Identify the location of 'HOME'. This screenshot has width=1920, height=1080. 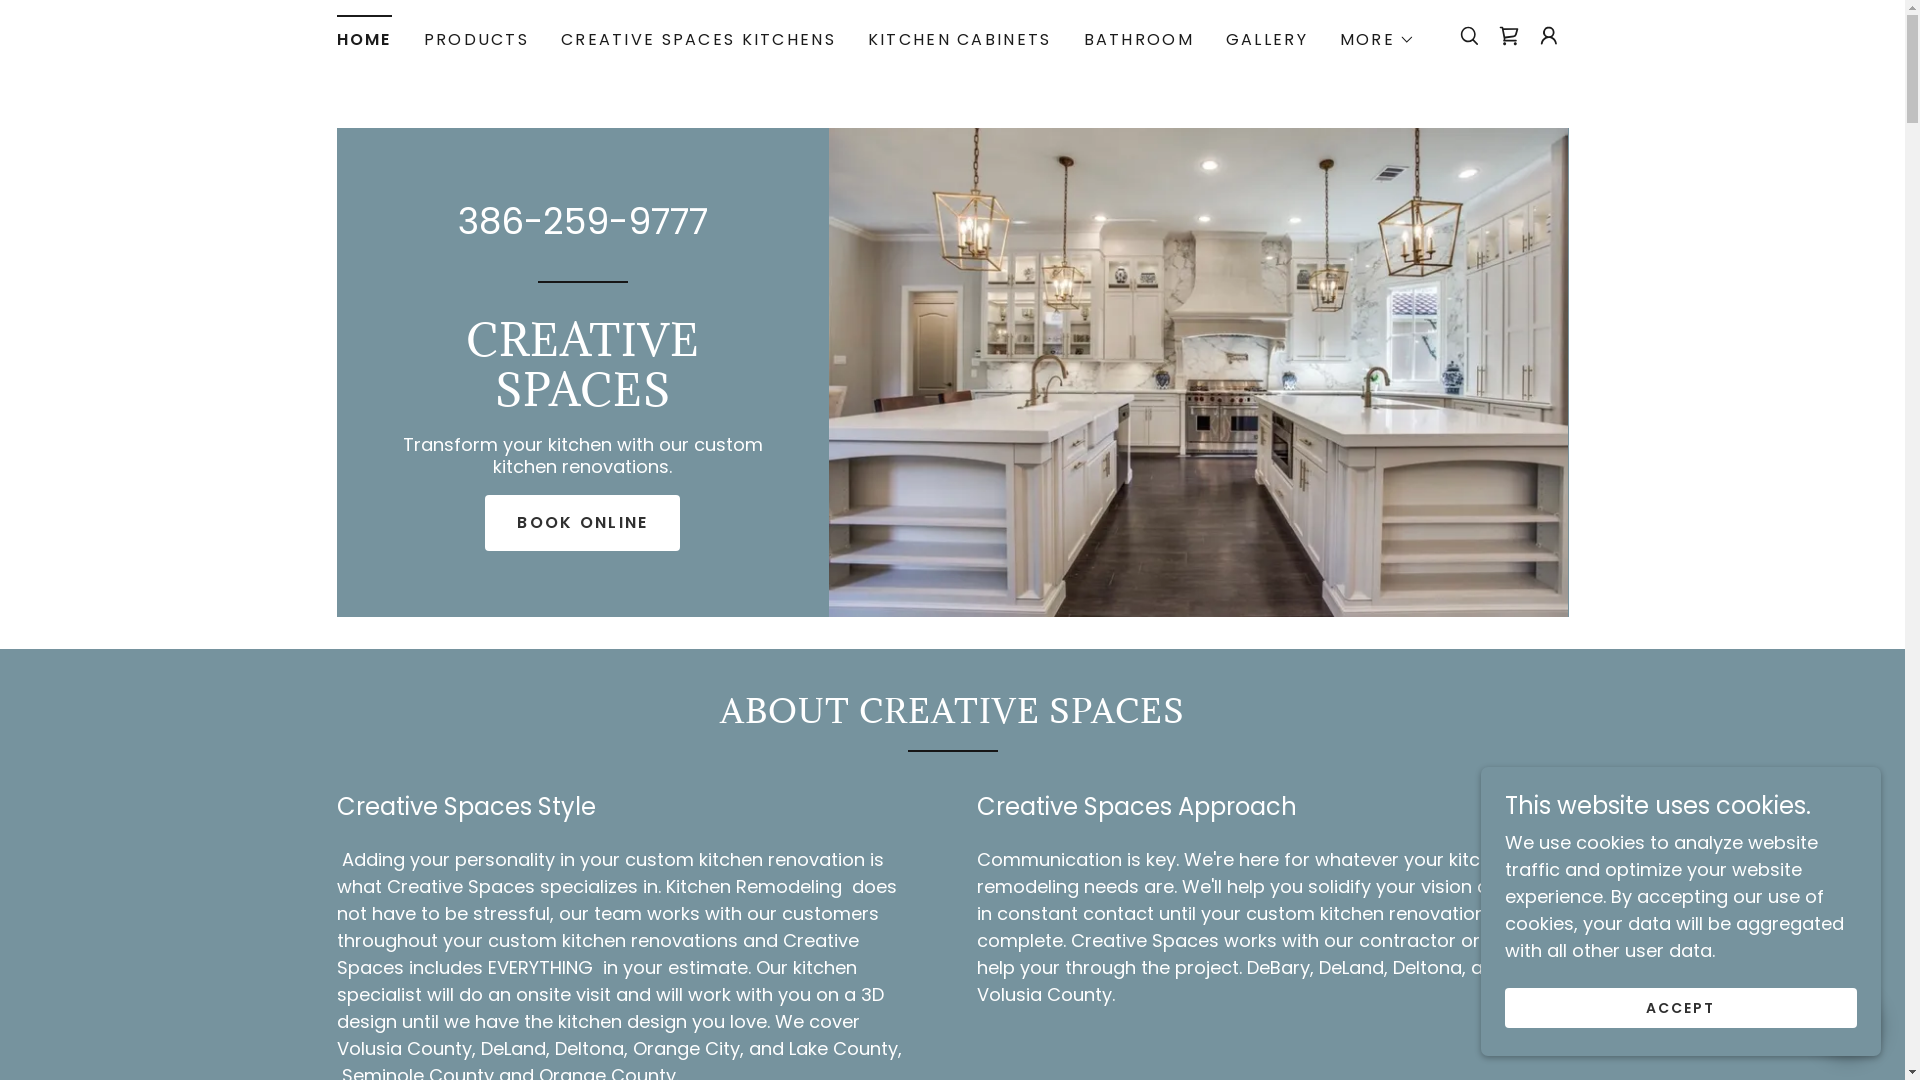
(363, 33).